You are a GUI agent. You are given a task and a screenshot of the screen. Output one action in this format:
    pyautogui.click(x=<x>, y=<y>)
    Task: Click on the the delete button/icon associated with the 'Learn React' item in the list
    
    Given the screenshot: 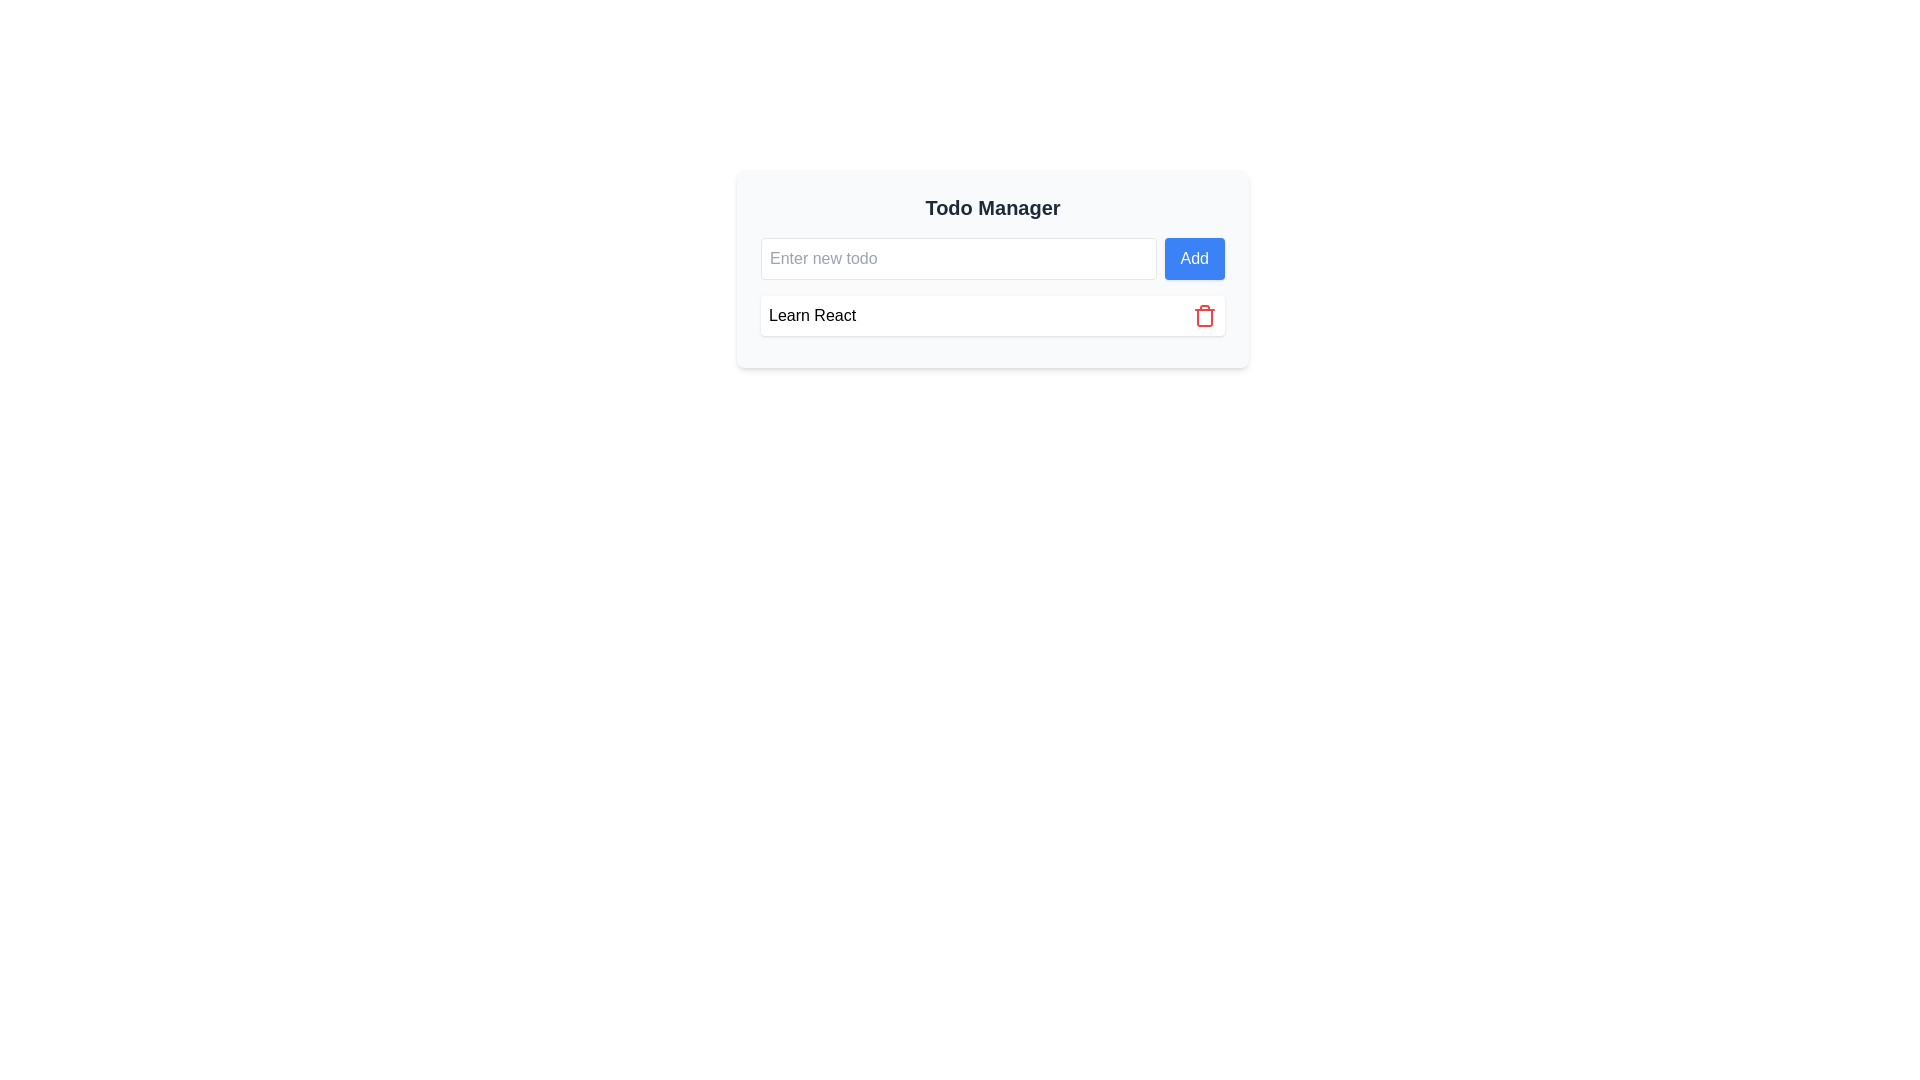 What is the action you would take?
    pyautogui.click(x=1203, y=315)
    